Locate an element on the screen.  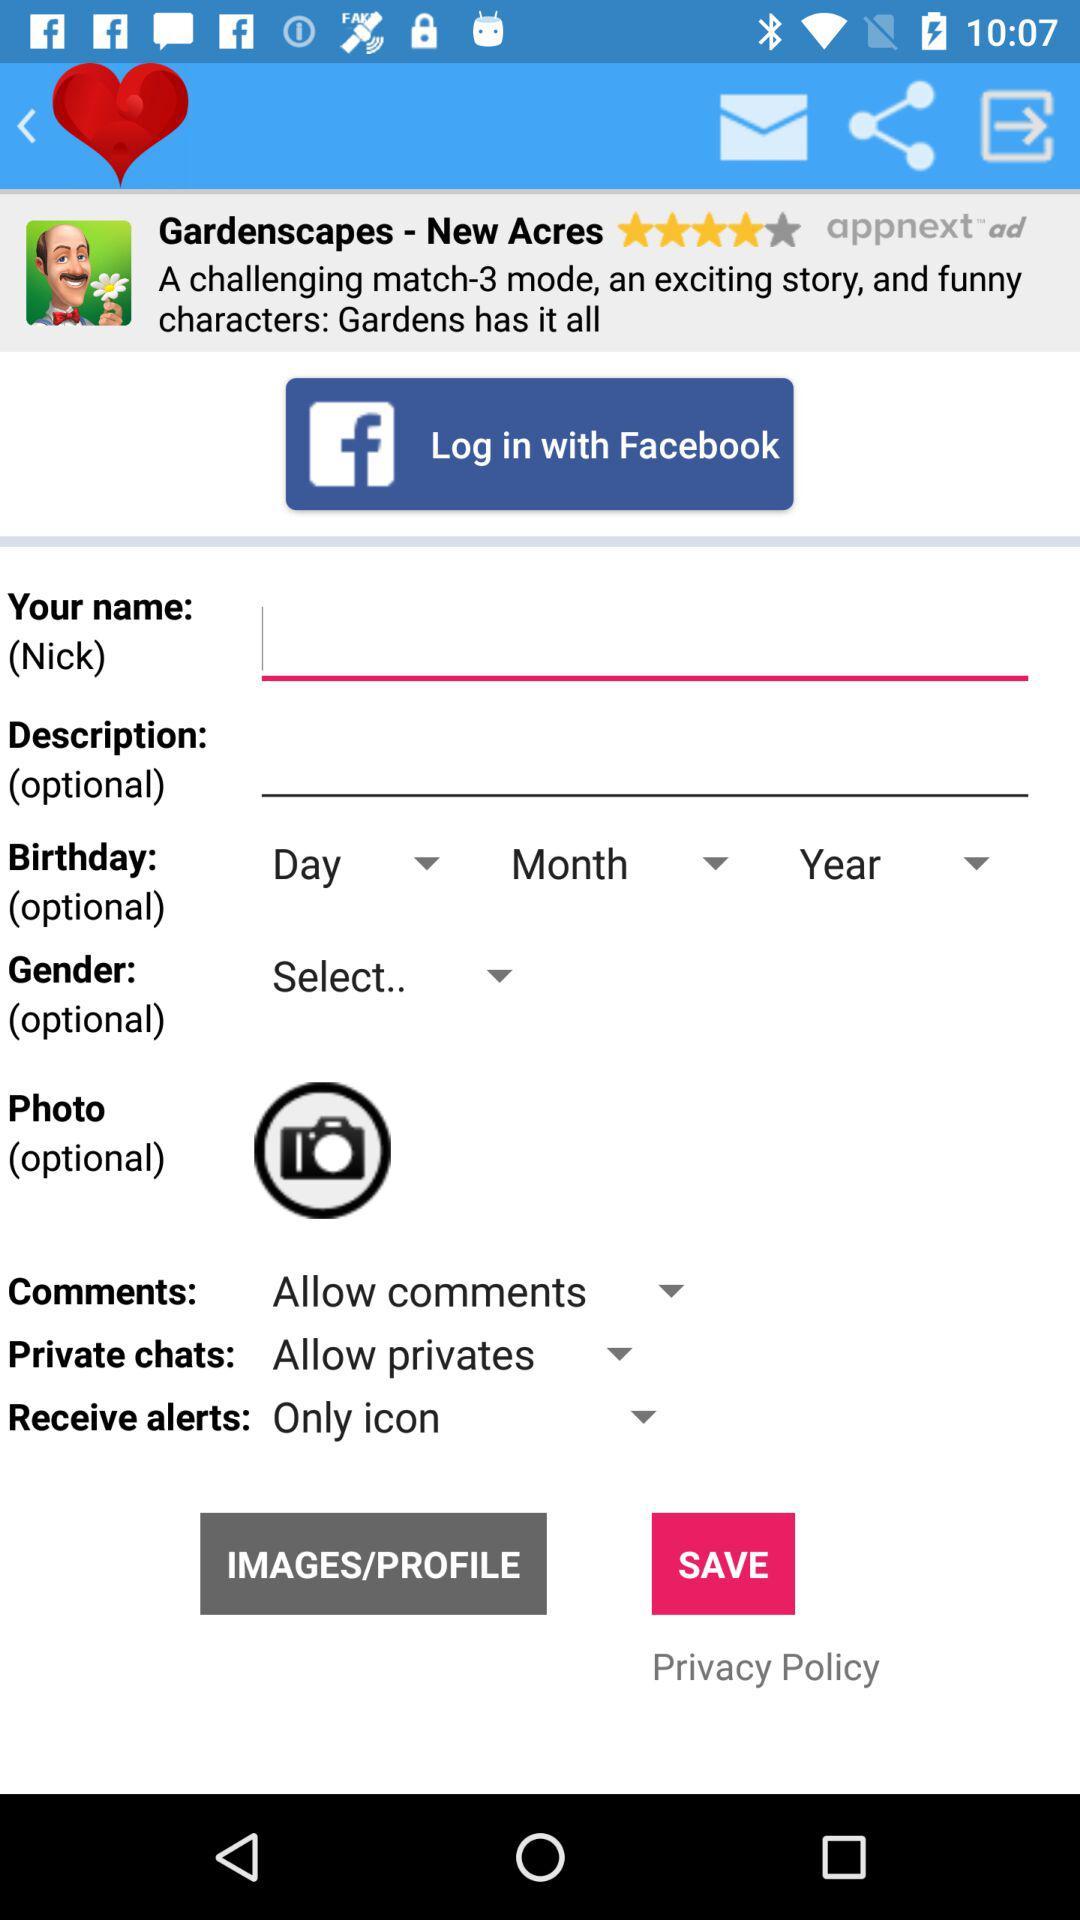
description is located at coordinates (644, 757).